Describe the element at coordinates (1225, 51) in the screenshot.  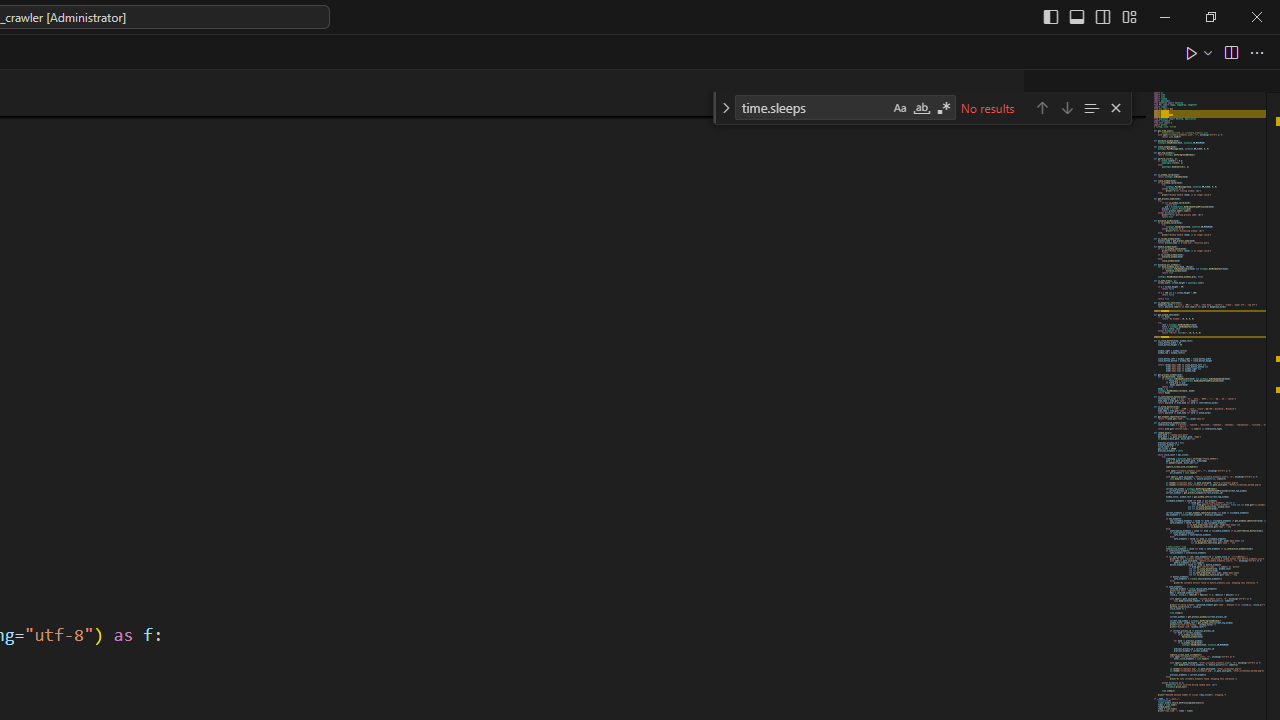
I see `'Editor actions'` at that location.